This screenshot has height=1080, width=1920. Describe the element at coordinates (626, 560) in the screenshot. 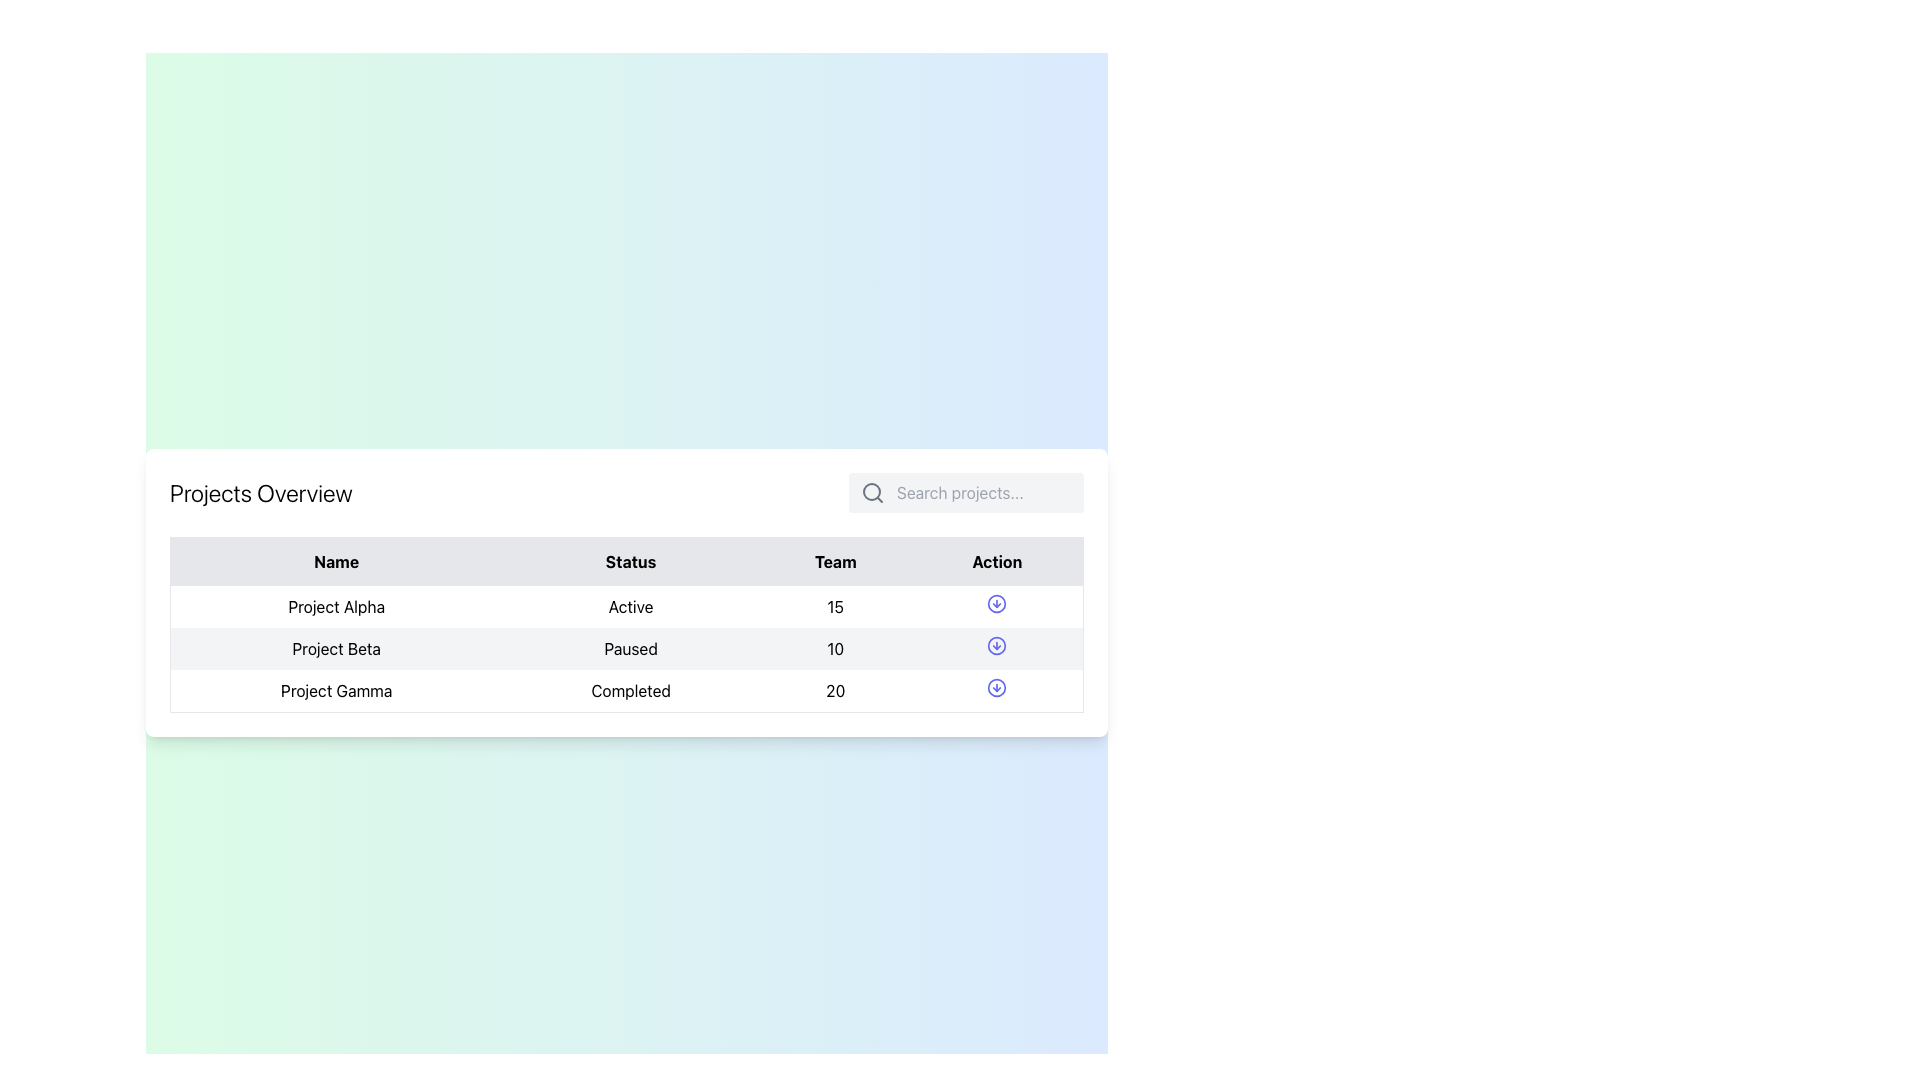

I see `labels presented in the Table header row containing 'Name', 'Status', 'Team', and 'Action' text segments` at that location.